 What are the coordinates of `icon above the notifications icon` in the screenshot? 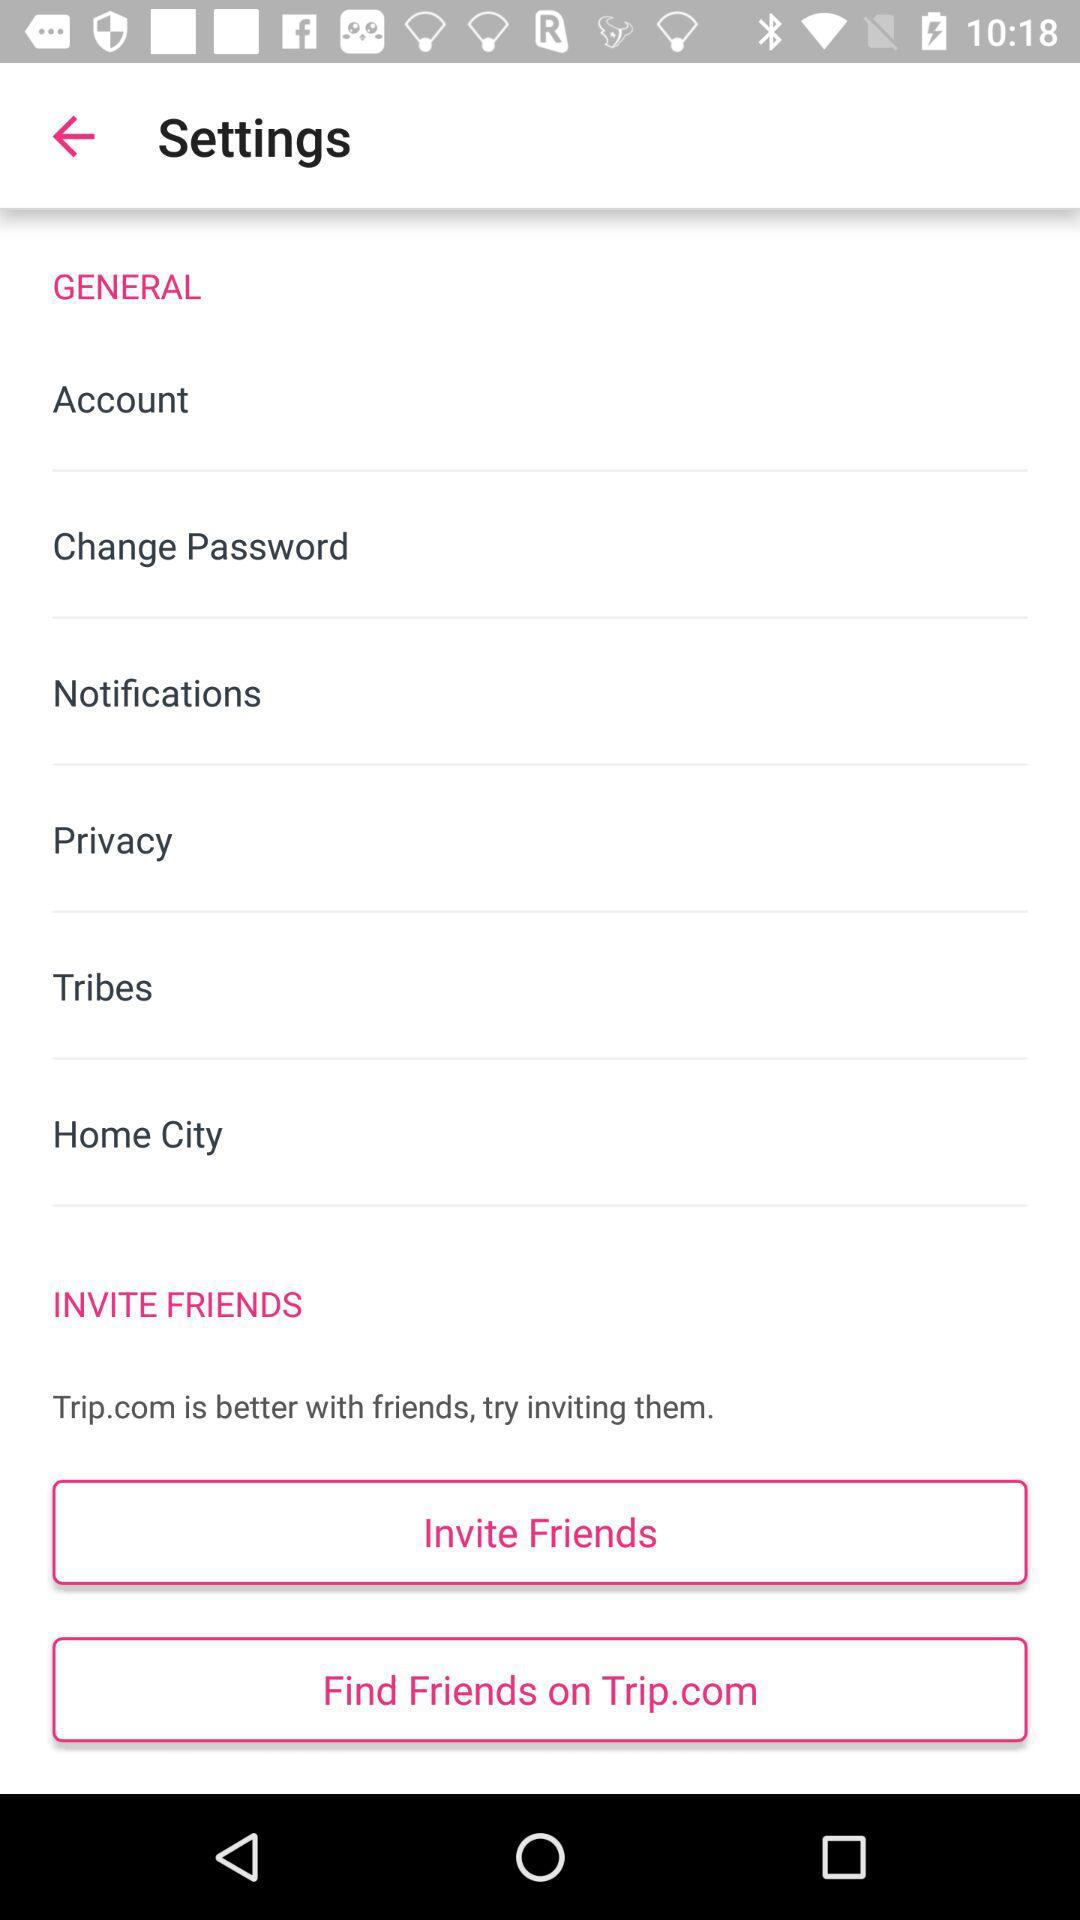 It's located at (540, 545).